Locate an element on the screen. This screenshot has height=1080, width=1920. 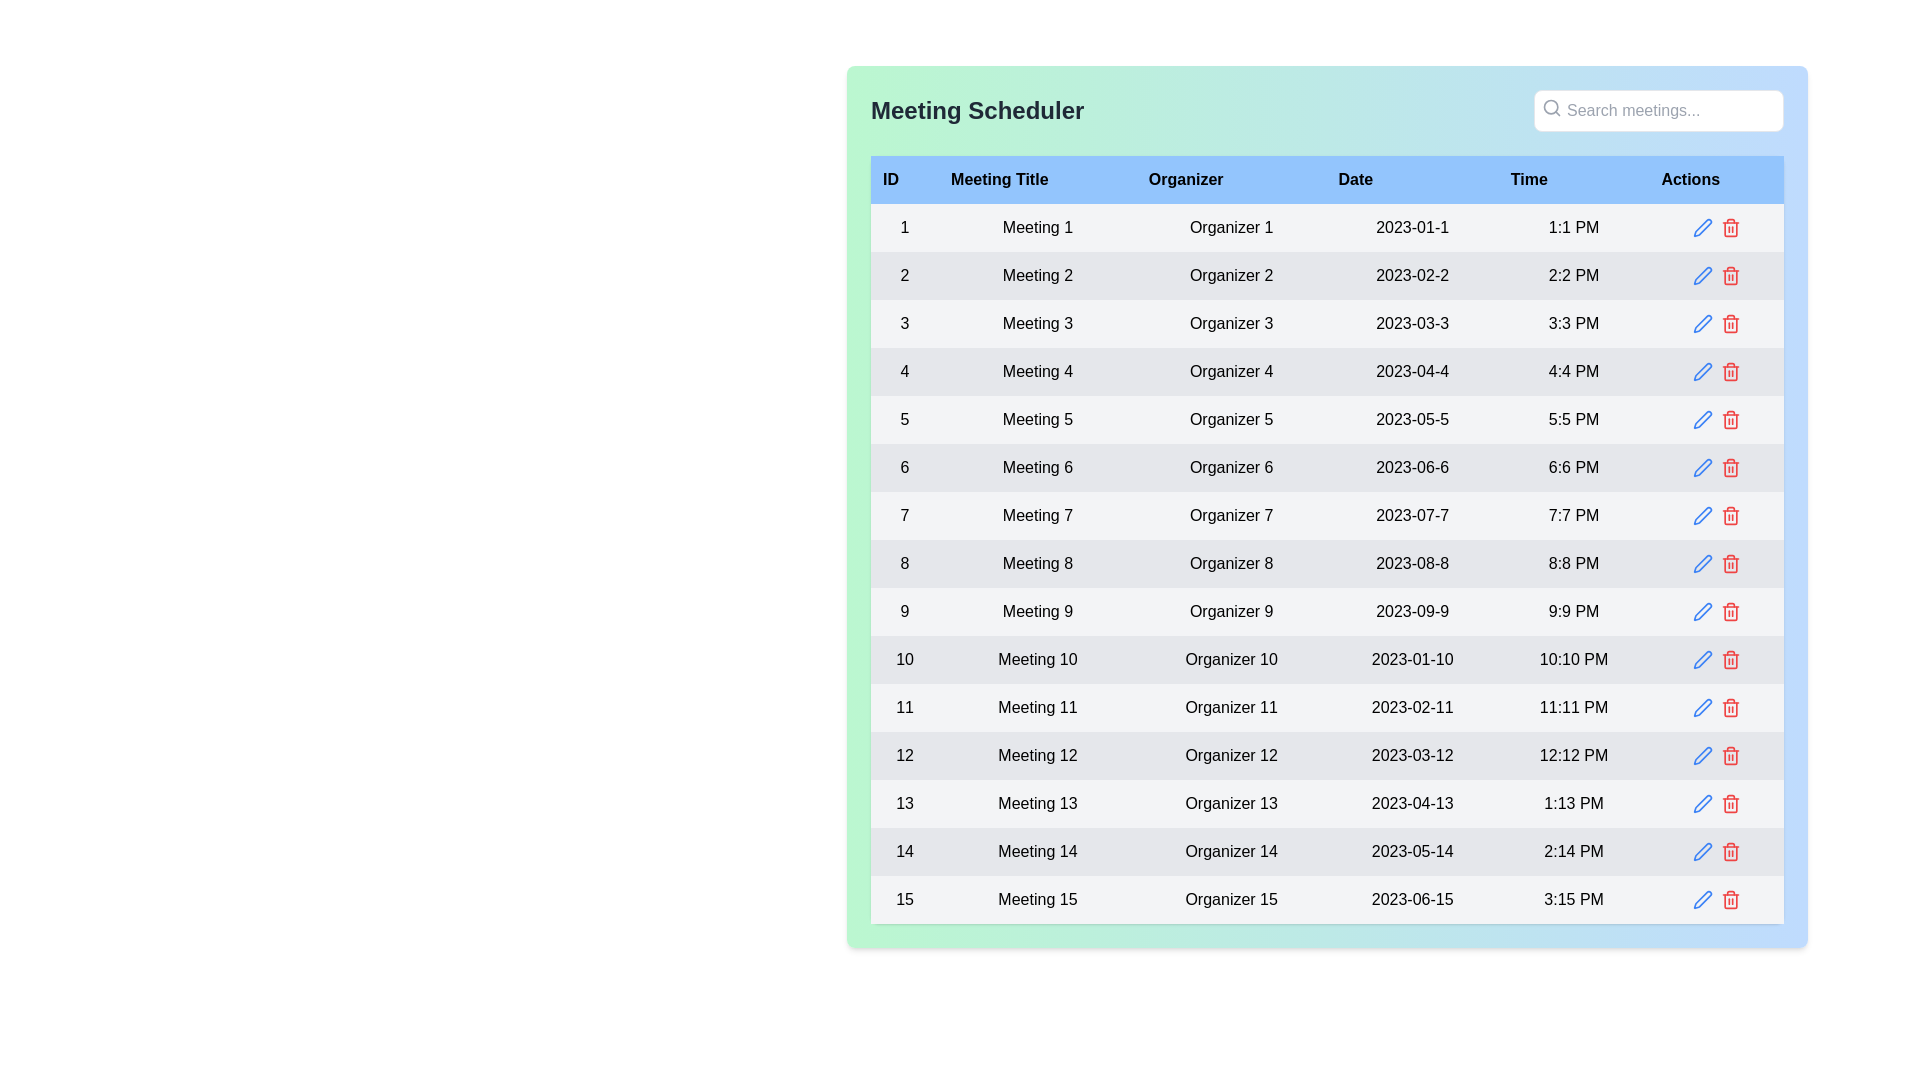
the icon buttons in the far-right cell of the eighth row, which contains the edit (blue pencil) and delete (red trash can) icons for 'Meeting 8' at '8:8 PM' is located at coordinates (1715, 563).